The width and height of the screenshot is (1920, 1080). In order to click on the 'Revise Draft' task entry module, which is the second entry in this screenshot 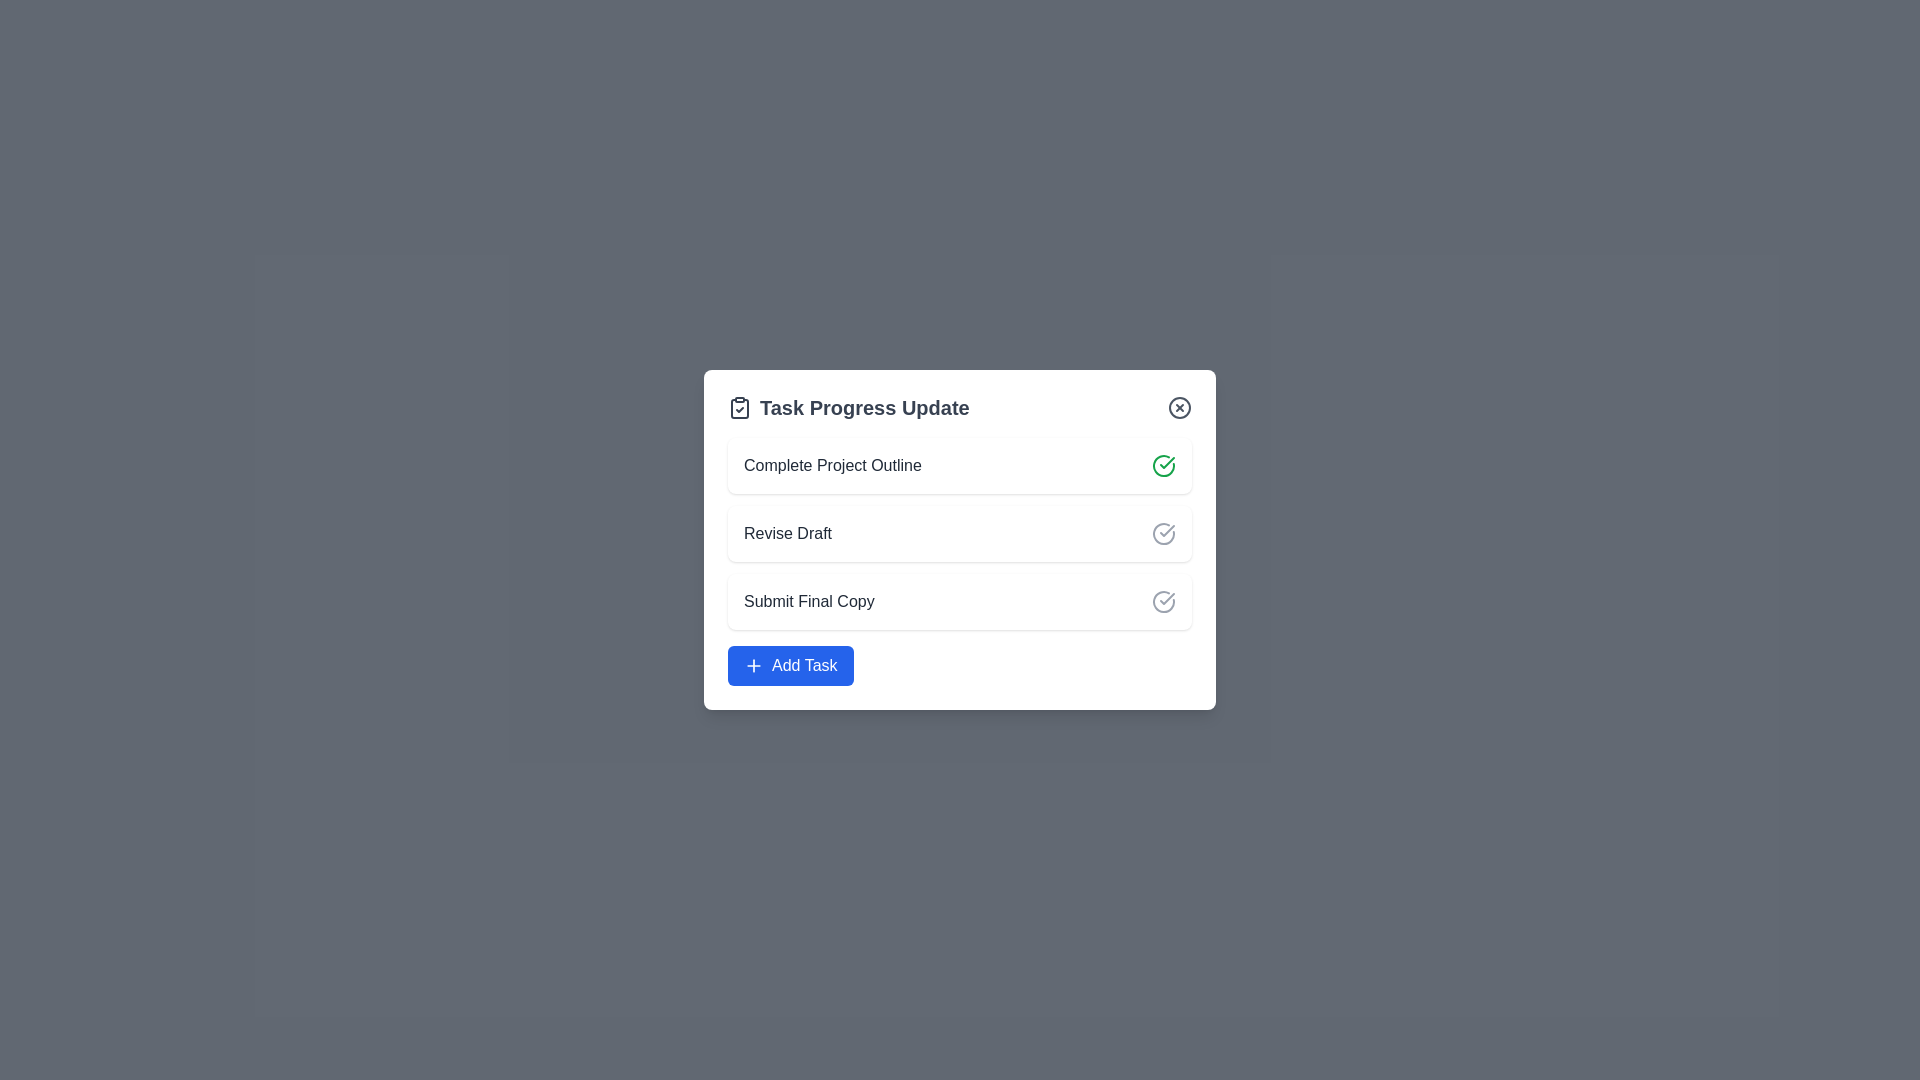, I will do `click(960, 540)`.